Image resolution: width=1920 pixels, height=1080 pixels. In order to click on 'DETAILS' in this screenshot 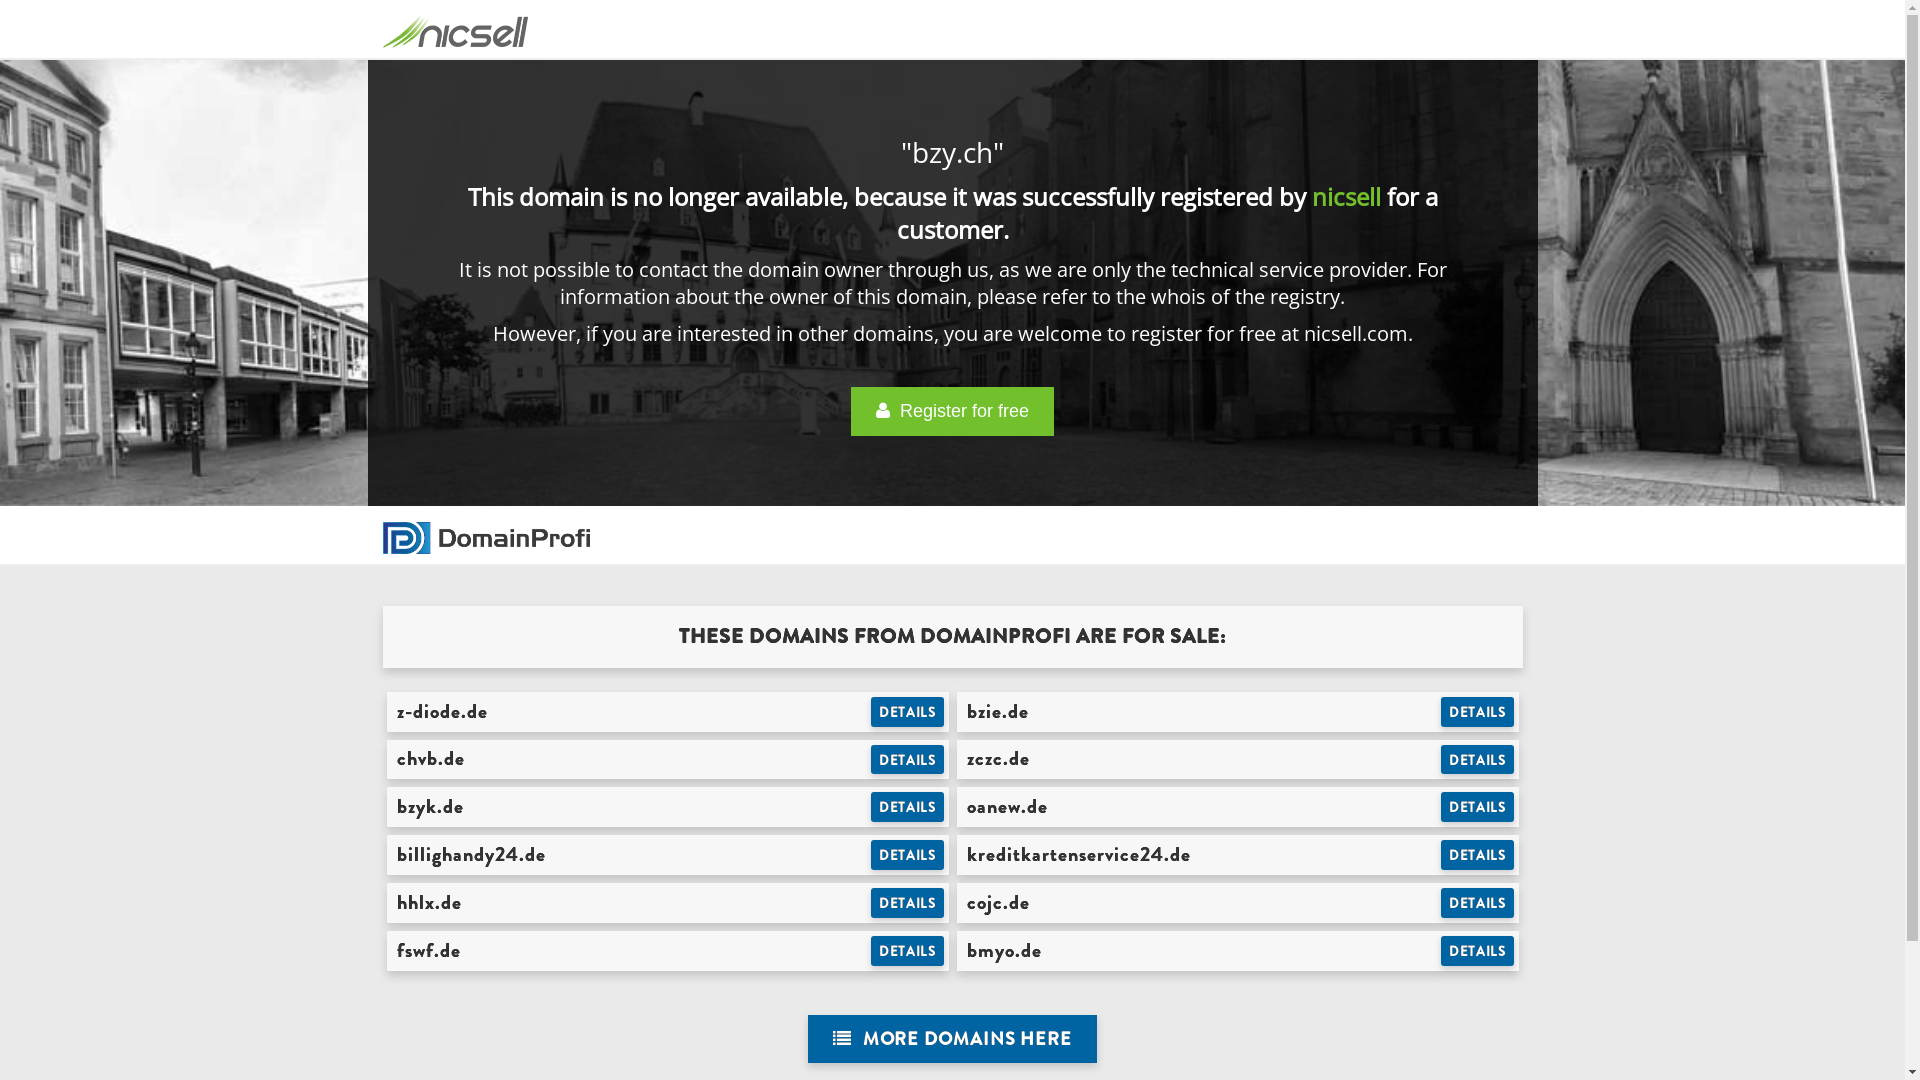, I will do `click(870, 759)`.